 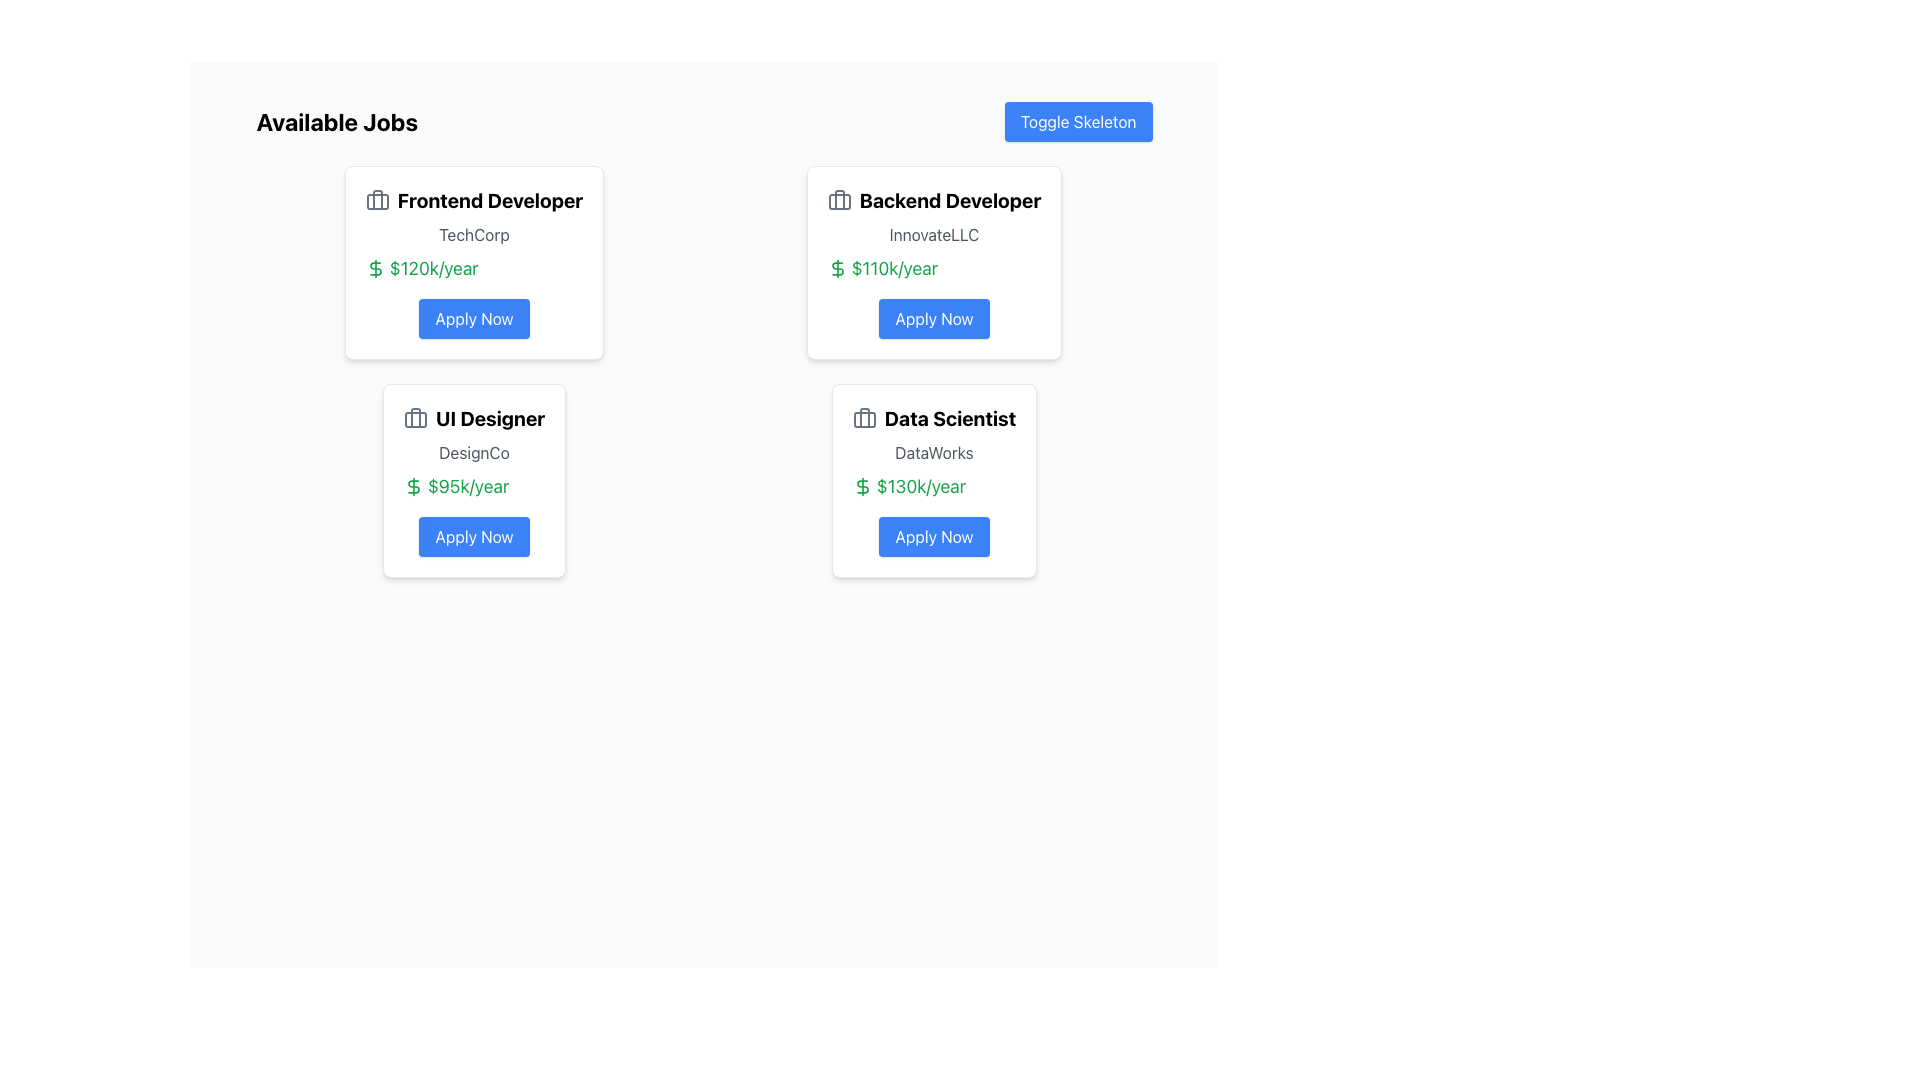 What do you see at coordinates (412, 486) in the screenshot?
I see `the curved line forming a dollar sign-like shape, which is part of the salary information icon in the UI Designer job card` at bounding box center [412, 486].